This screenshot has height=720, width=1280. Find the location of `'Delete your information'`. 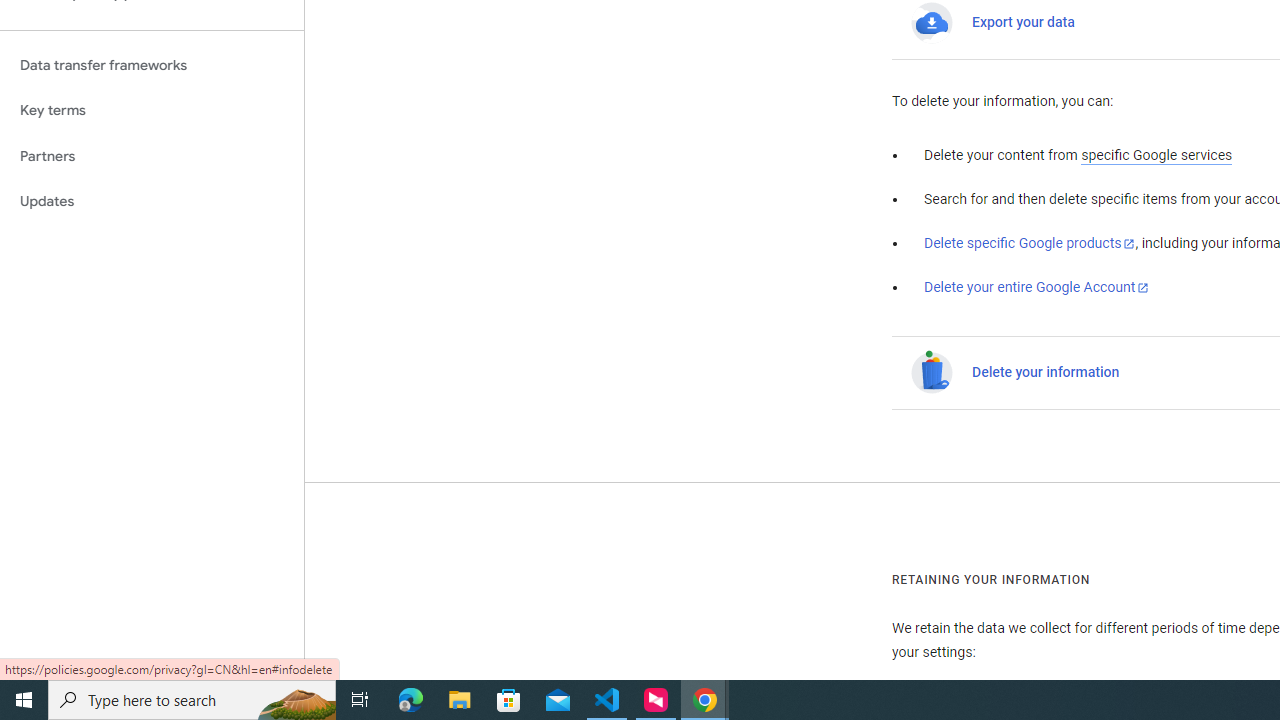

'Delete your information' is located at coordinates (1044, 373).